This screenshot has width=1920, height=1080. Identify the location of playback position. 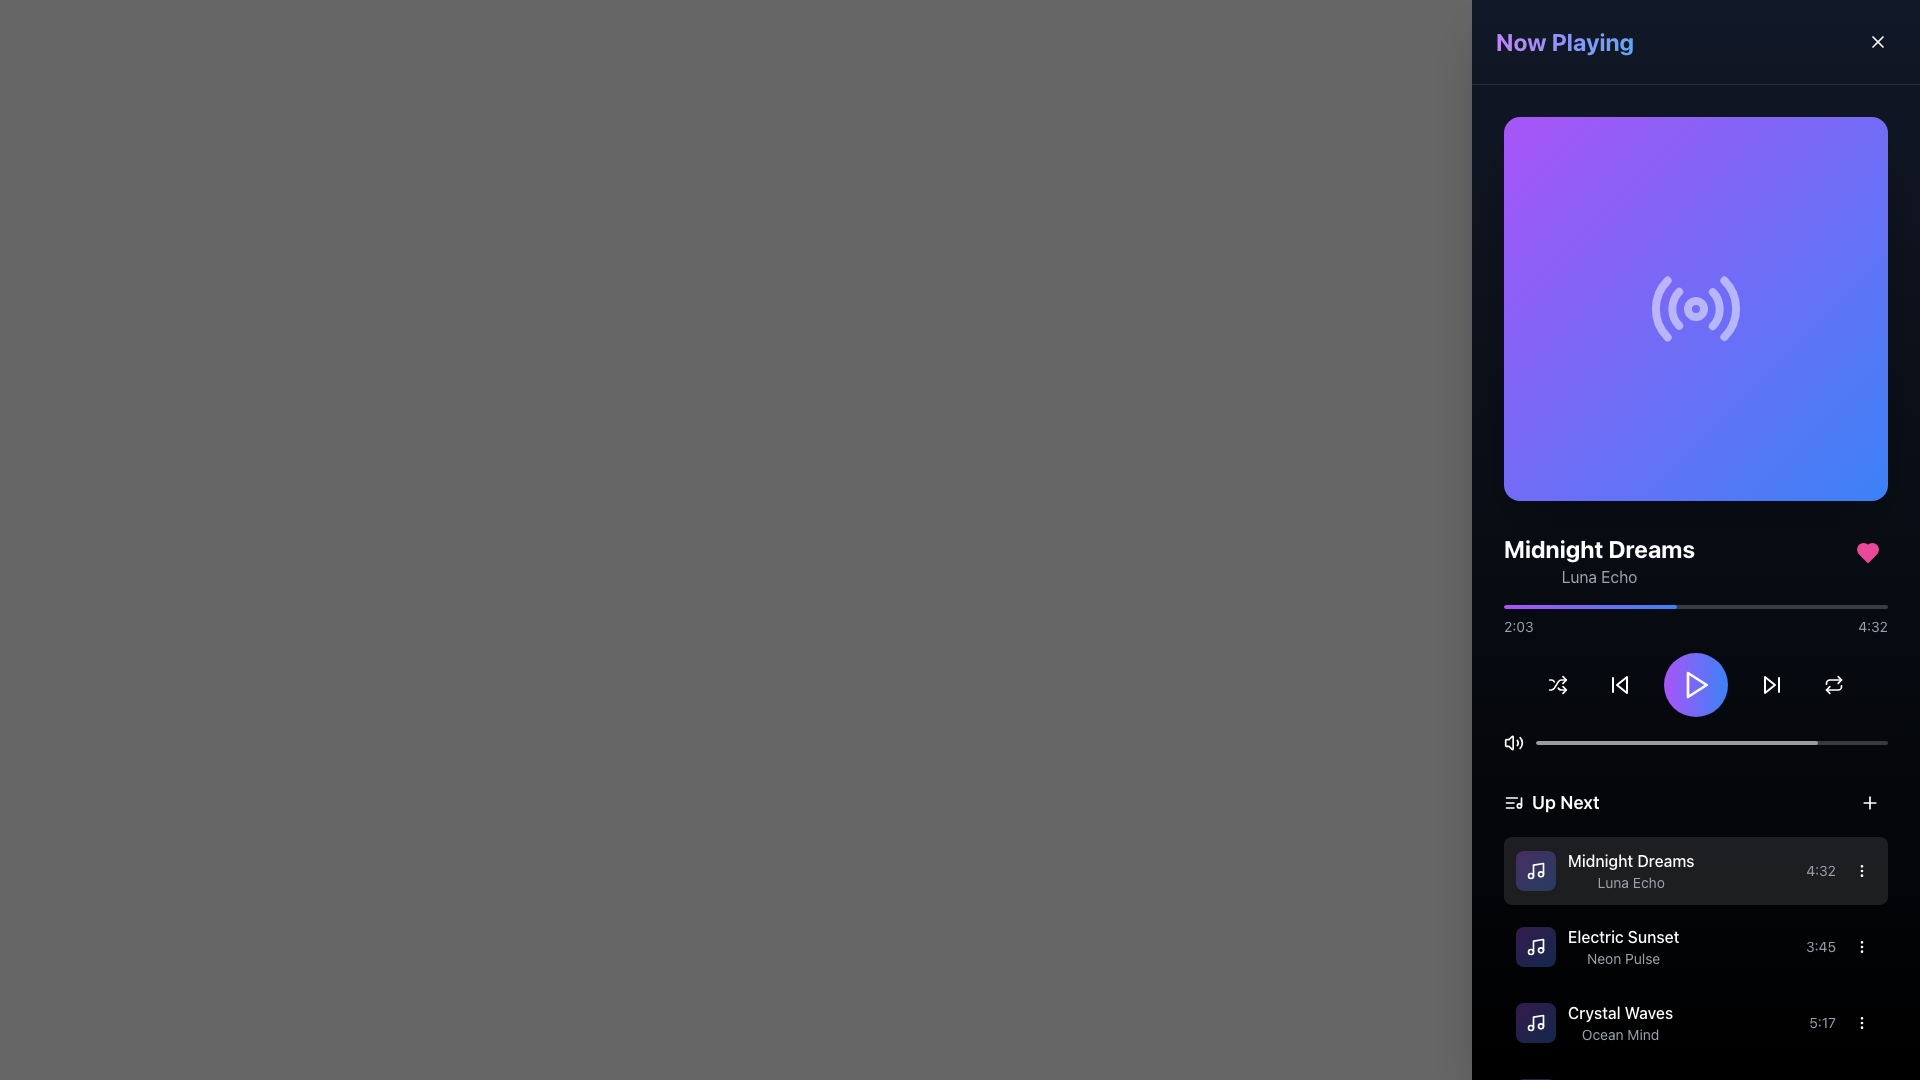
(1571, 743).